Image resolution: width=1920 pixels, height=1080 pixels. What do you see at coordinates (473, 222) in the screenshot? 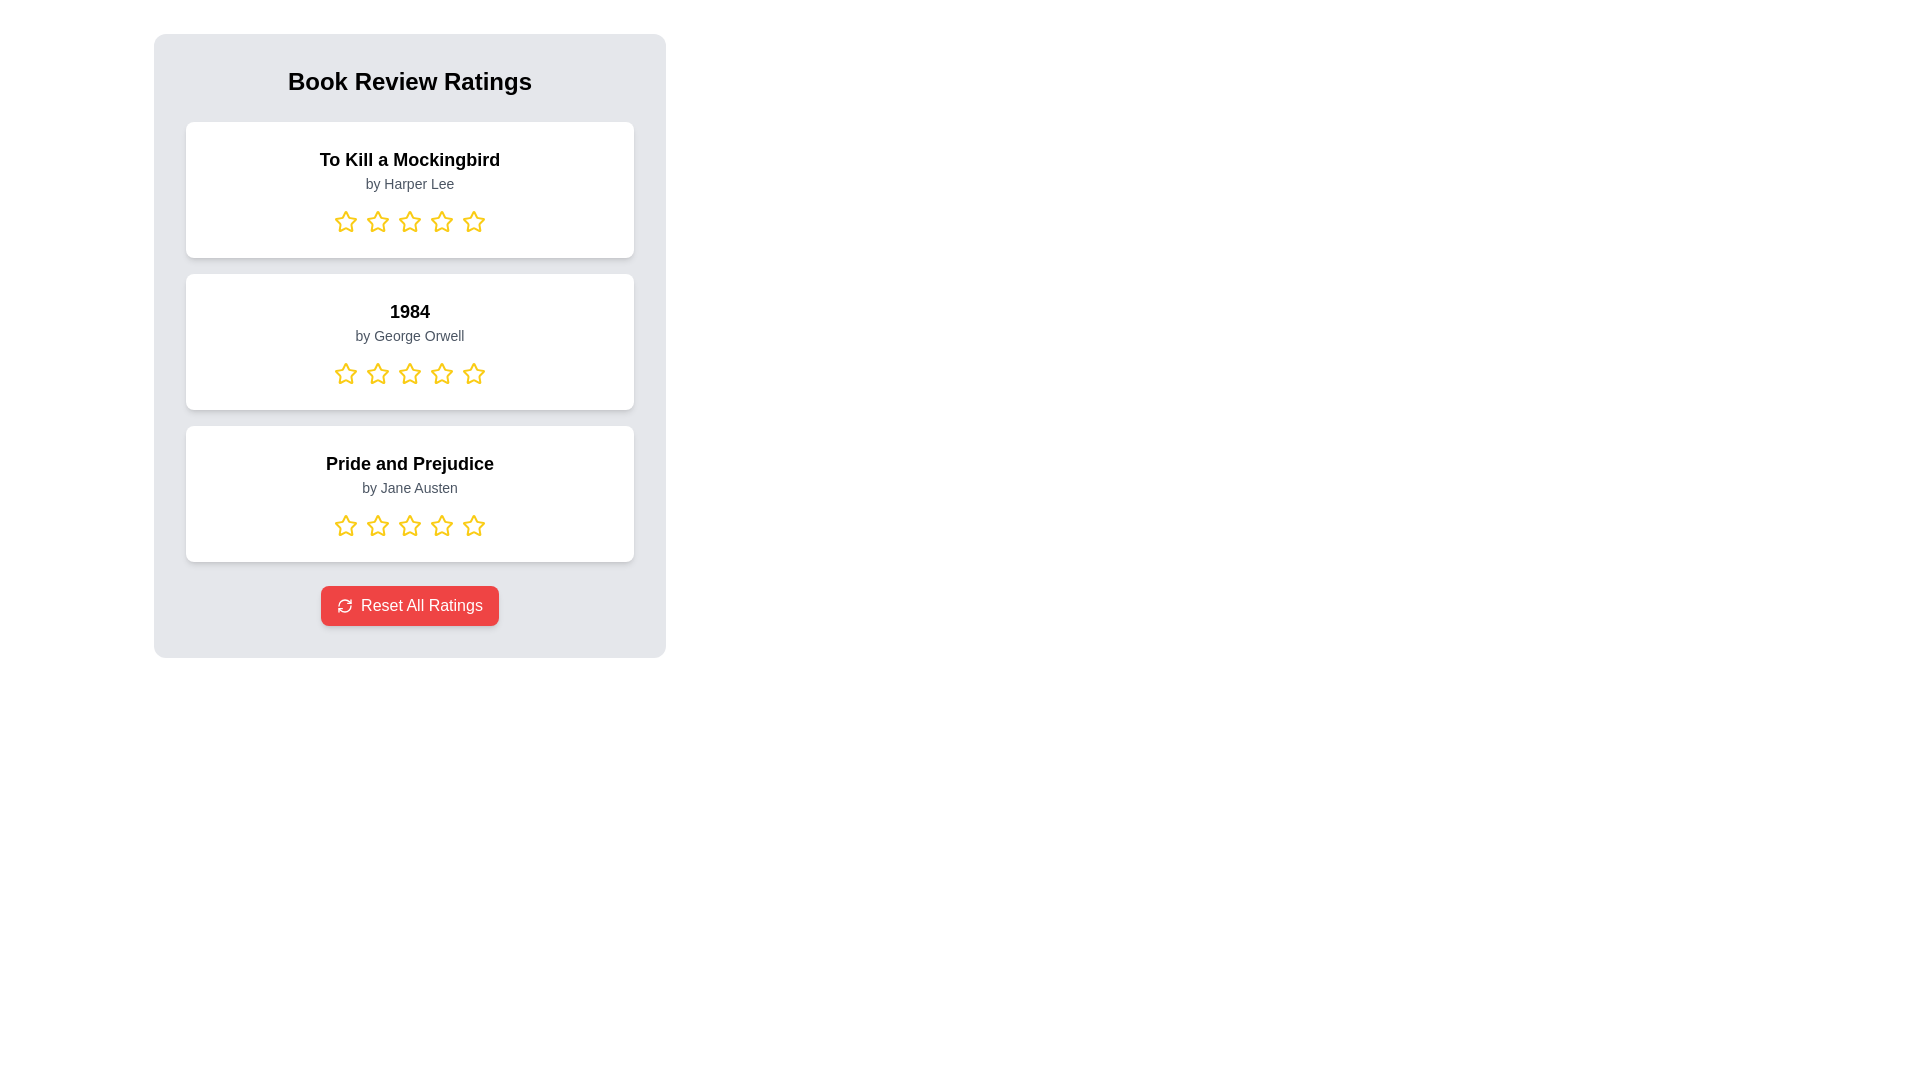
I see `the rating for a book by selecting 5 stars for the book titled To Kill a Mockingbird` at bounding box center [473, 222].